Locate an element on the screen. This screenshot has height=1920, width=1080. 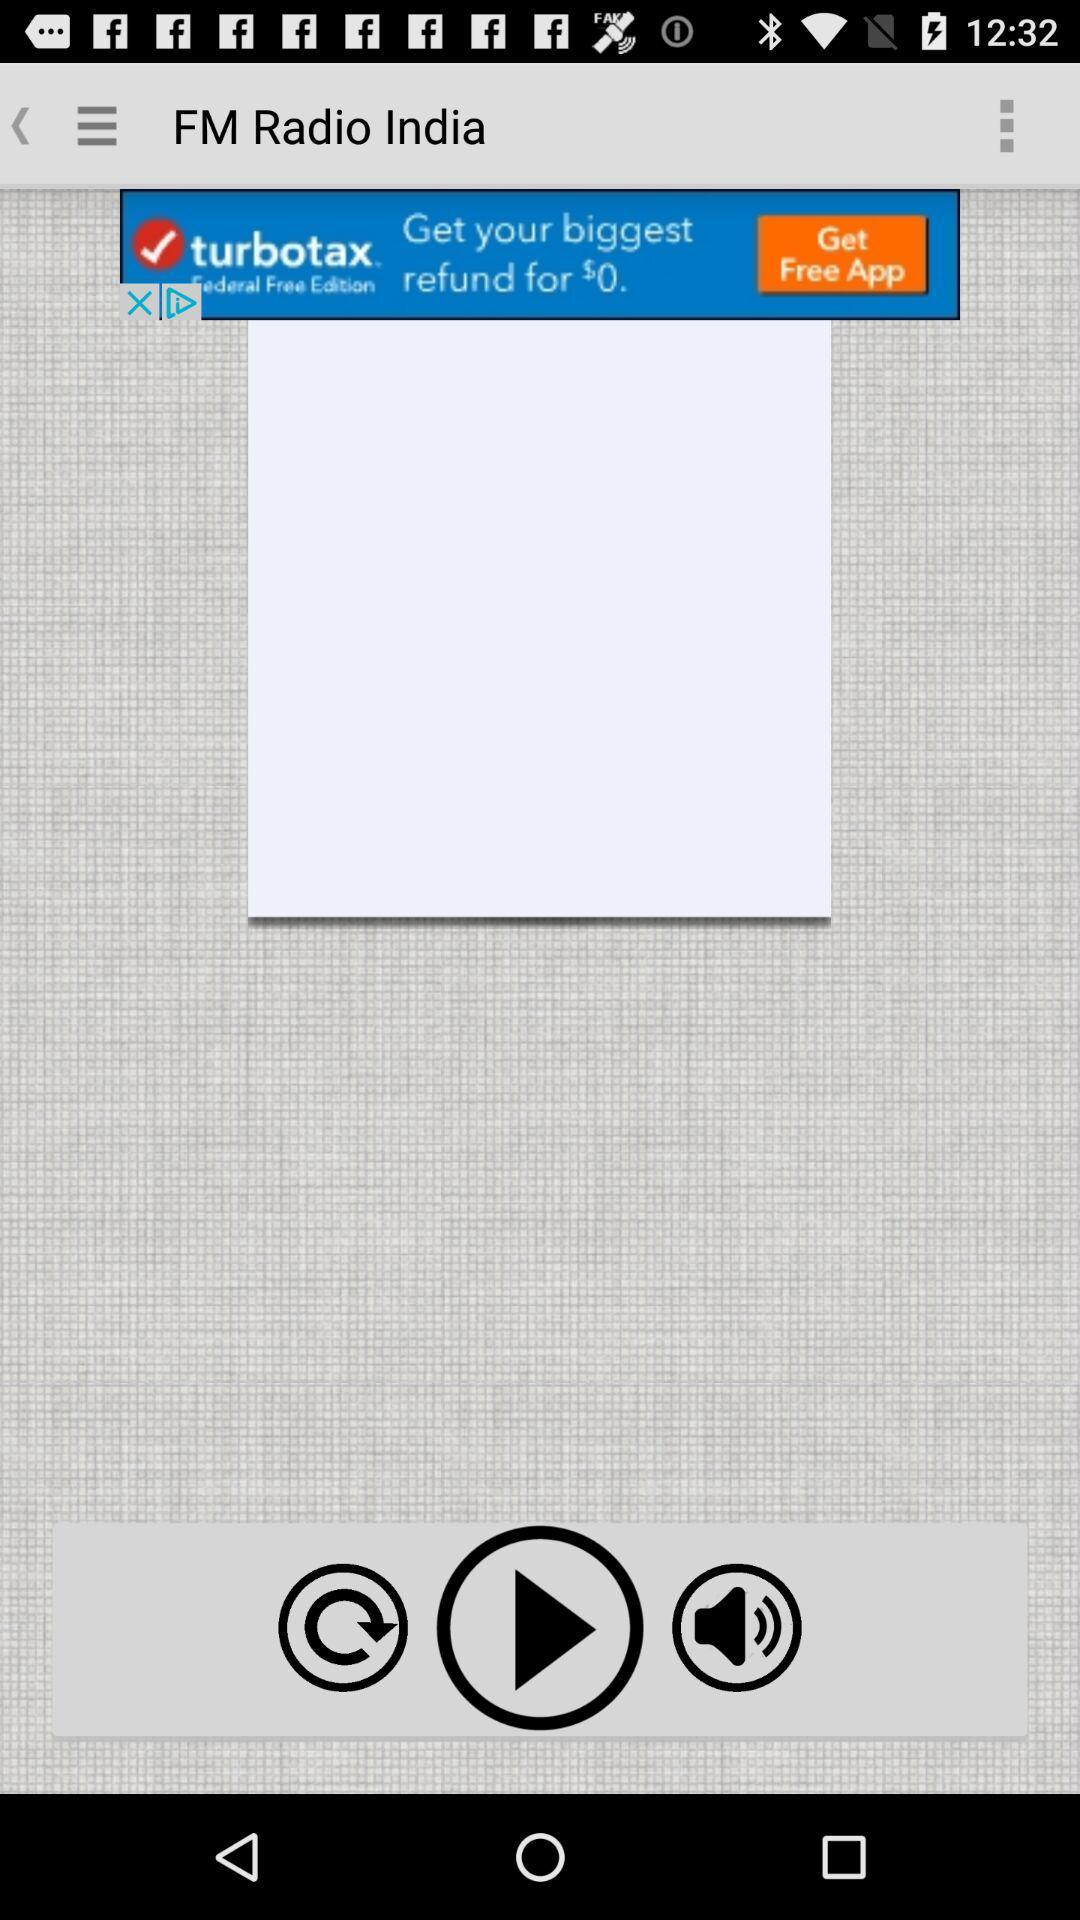
item at the bottom left corner is located at coordinates (342, 1627).